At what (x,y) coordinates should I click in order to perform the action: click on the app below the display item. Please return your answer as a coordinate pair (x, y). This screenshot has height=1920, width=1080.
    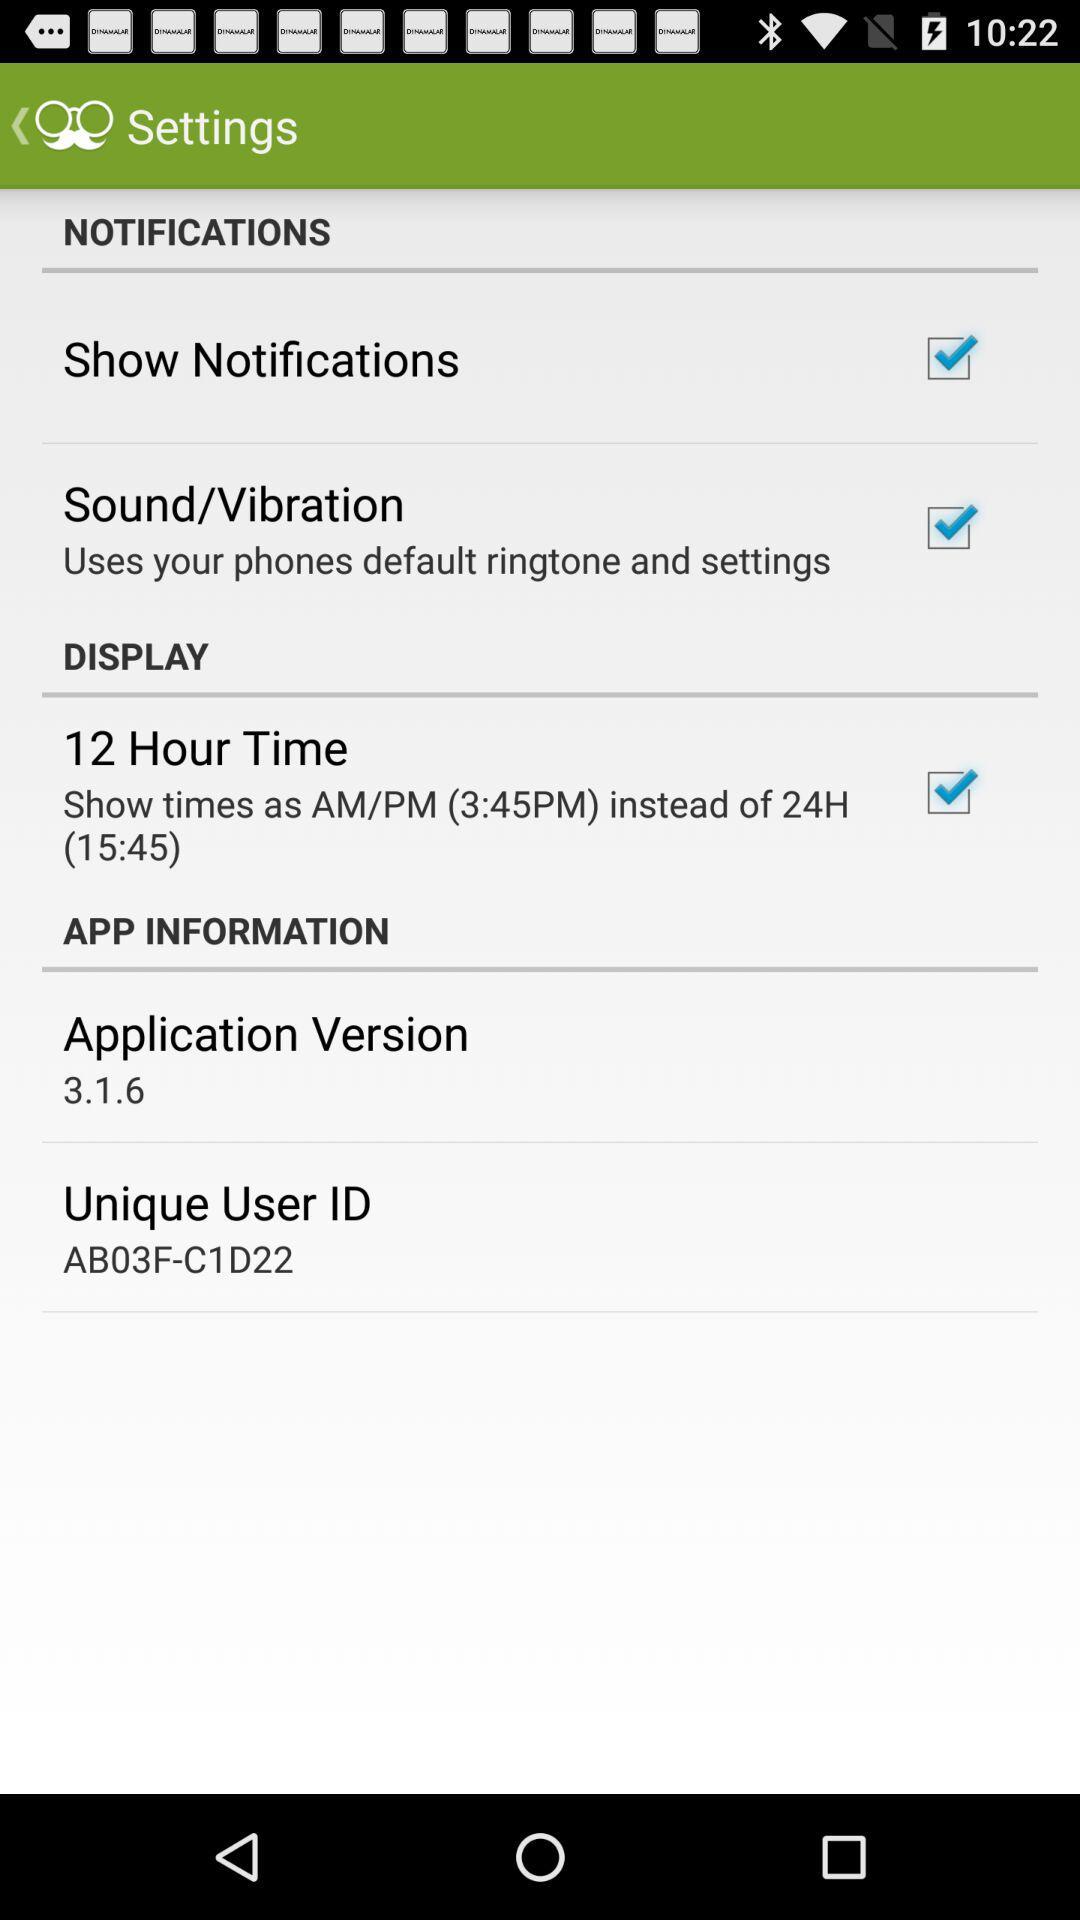
    Looking at the image, I should click on (205, 745).